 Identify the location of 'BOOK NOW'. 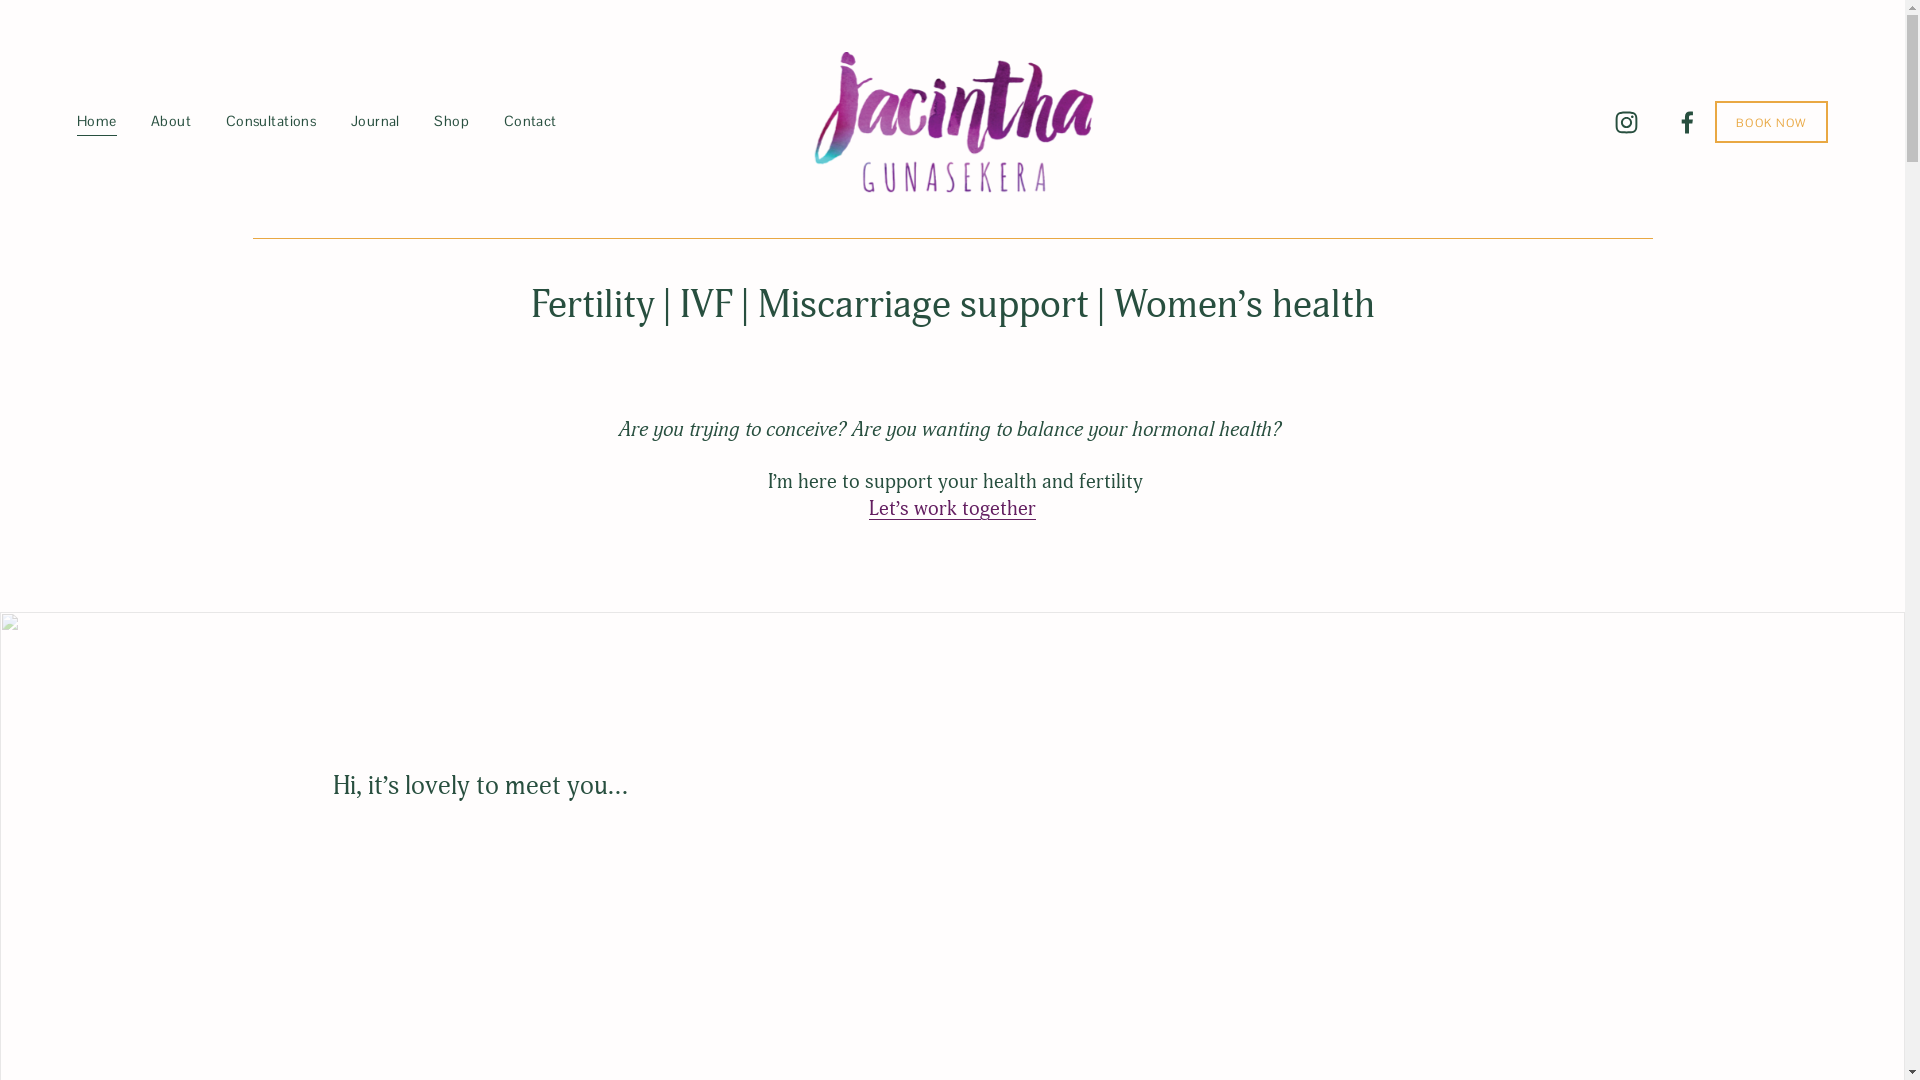
(1771, 122).